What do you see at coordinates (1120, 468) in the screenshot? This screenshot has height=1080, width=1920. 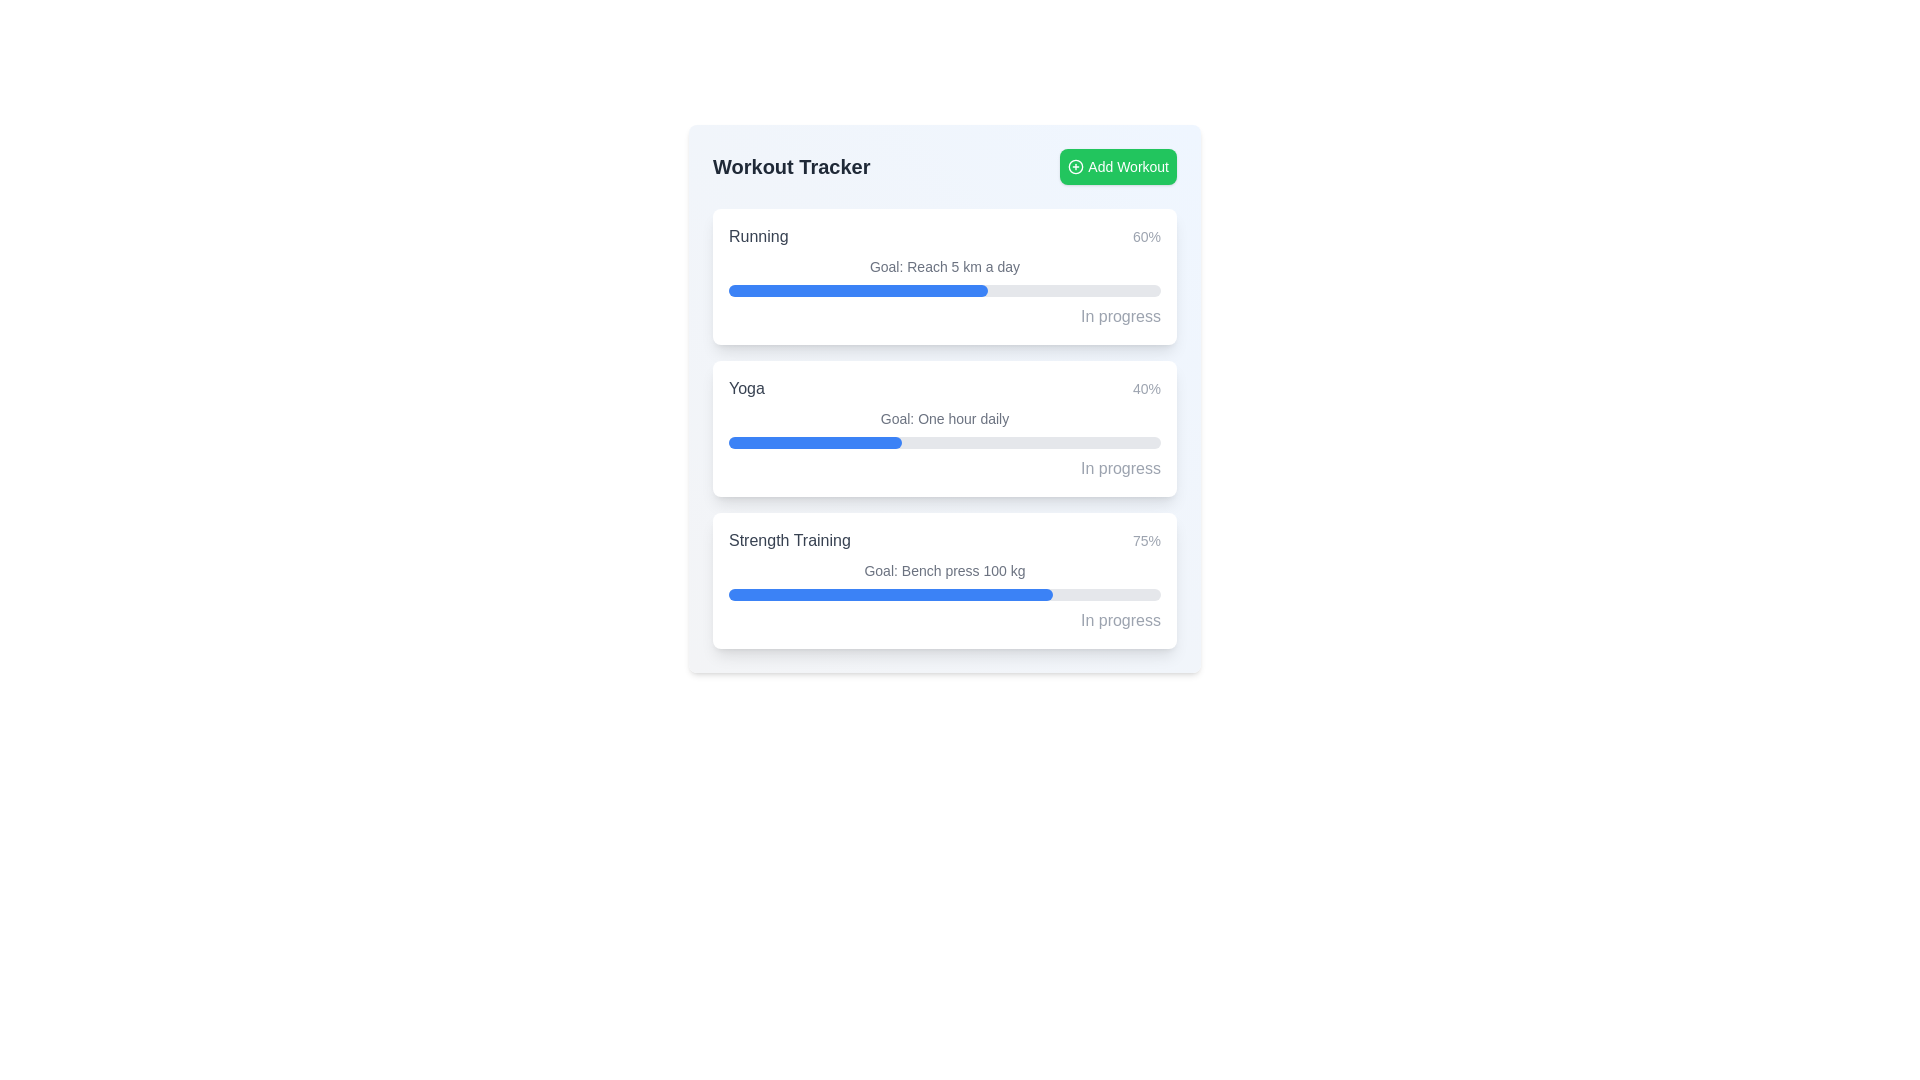 I see `the 'In progress' Text Label located under the progress bar and to the right of the goal description in the bottom-right corner of the Yoga activity card` at bounding box center [1120, 468].